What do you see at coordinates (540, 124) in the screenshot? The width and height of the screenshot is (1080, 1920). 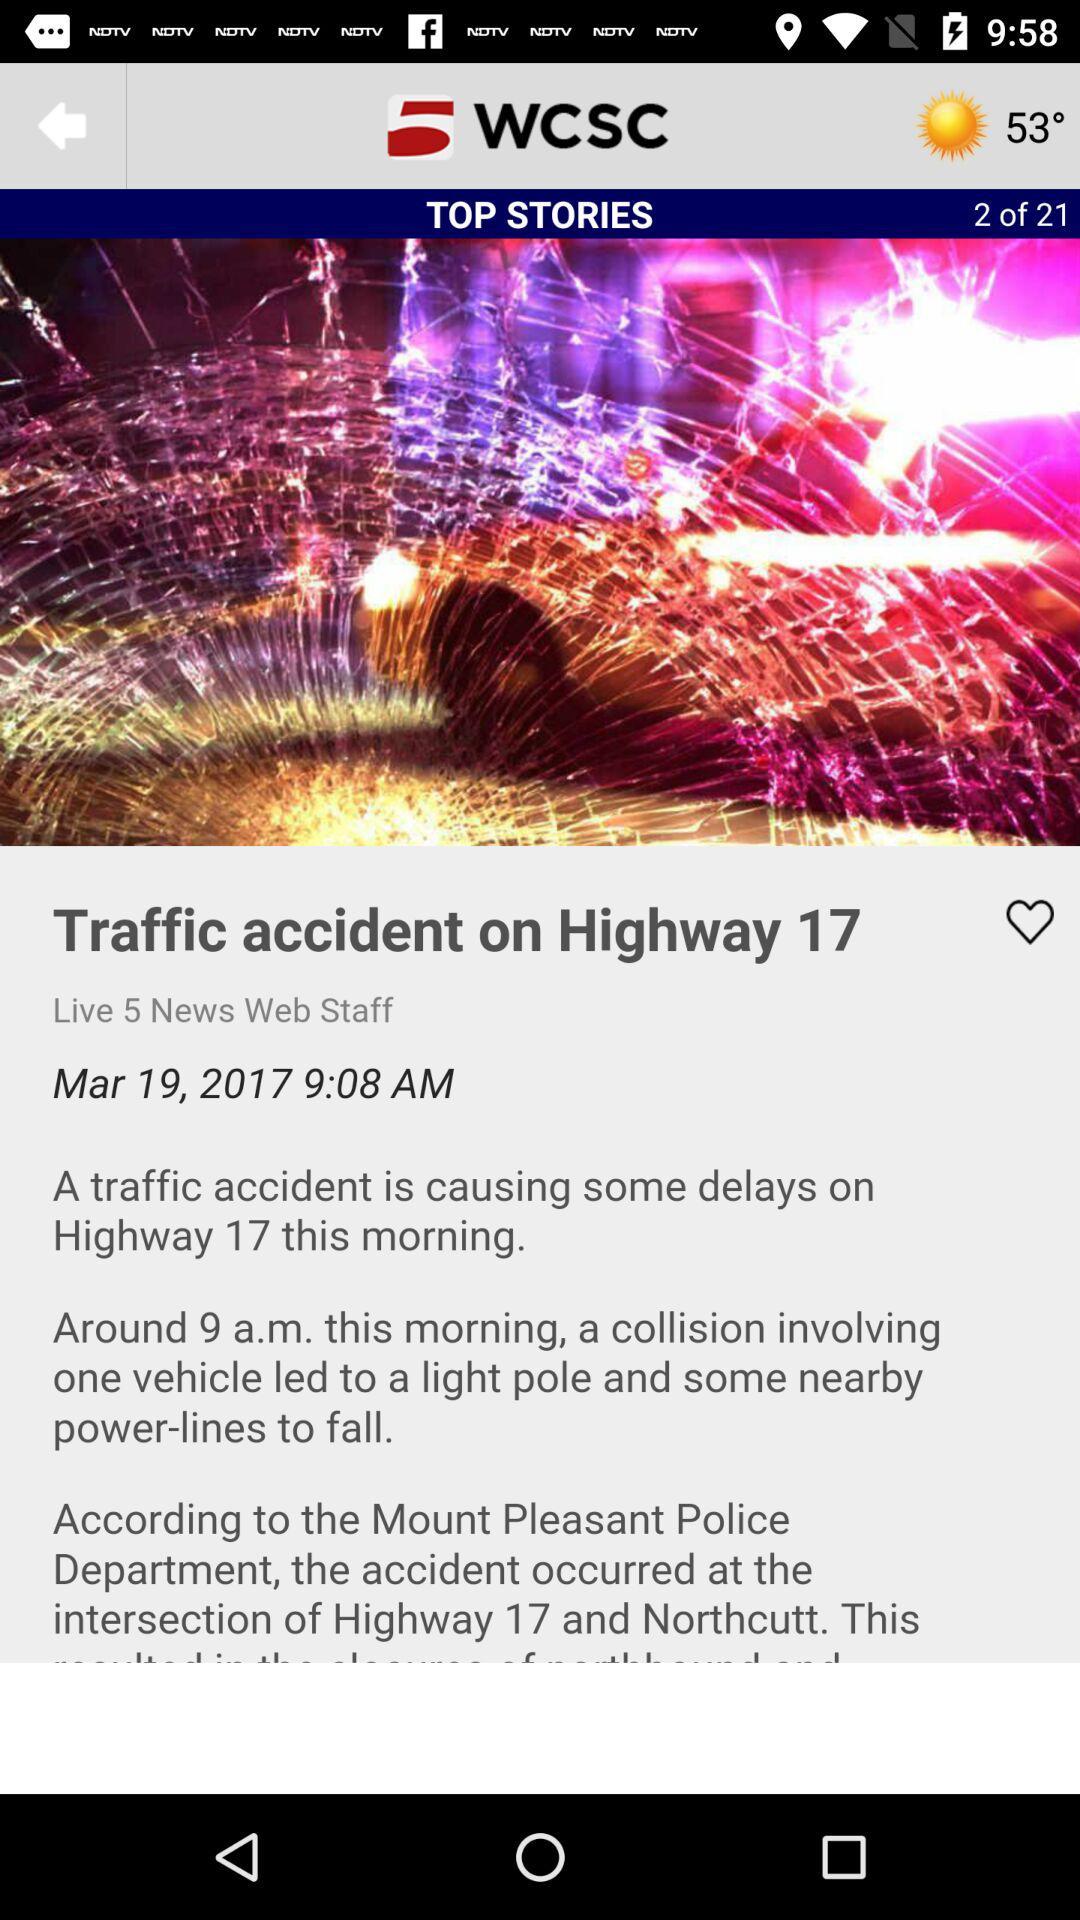 I see `the home page` at bounding box center [540, 124].